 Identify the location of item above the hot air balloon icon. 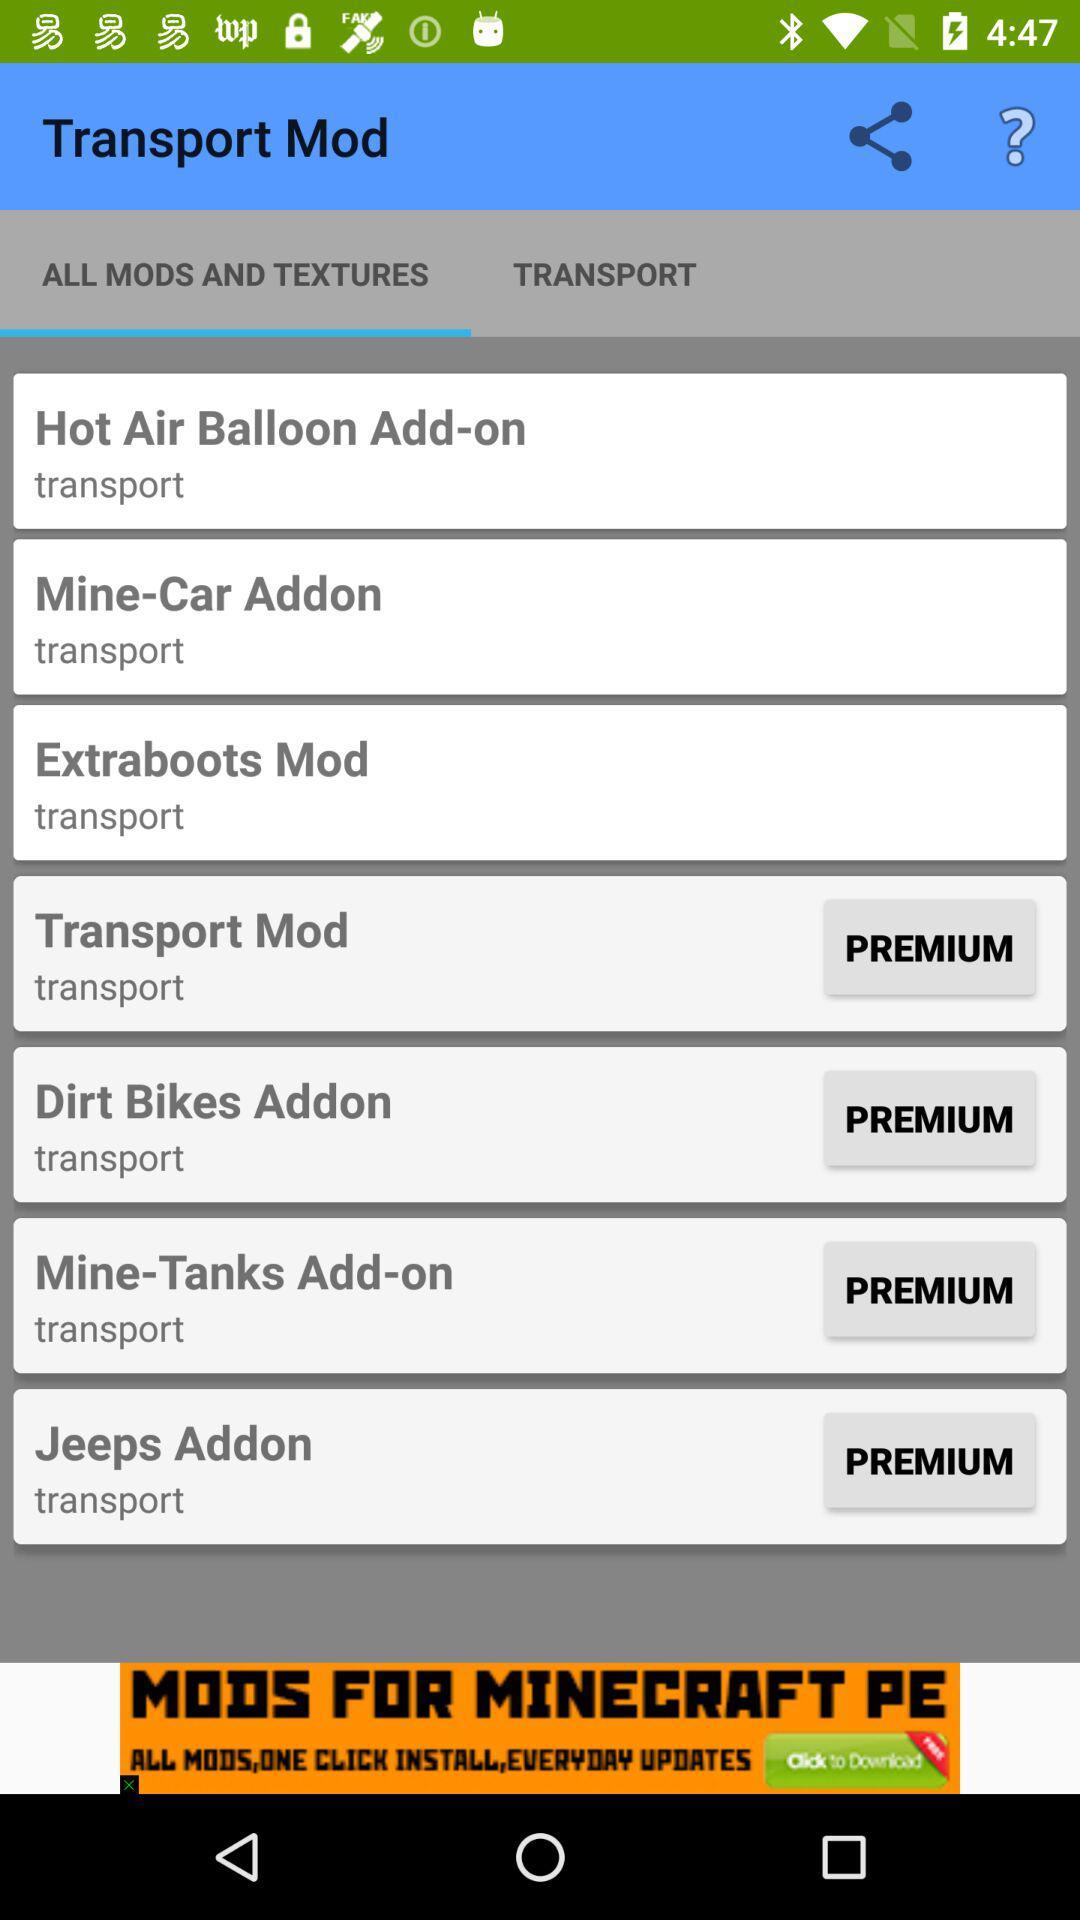
(1017, 135).